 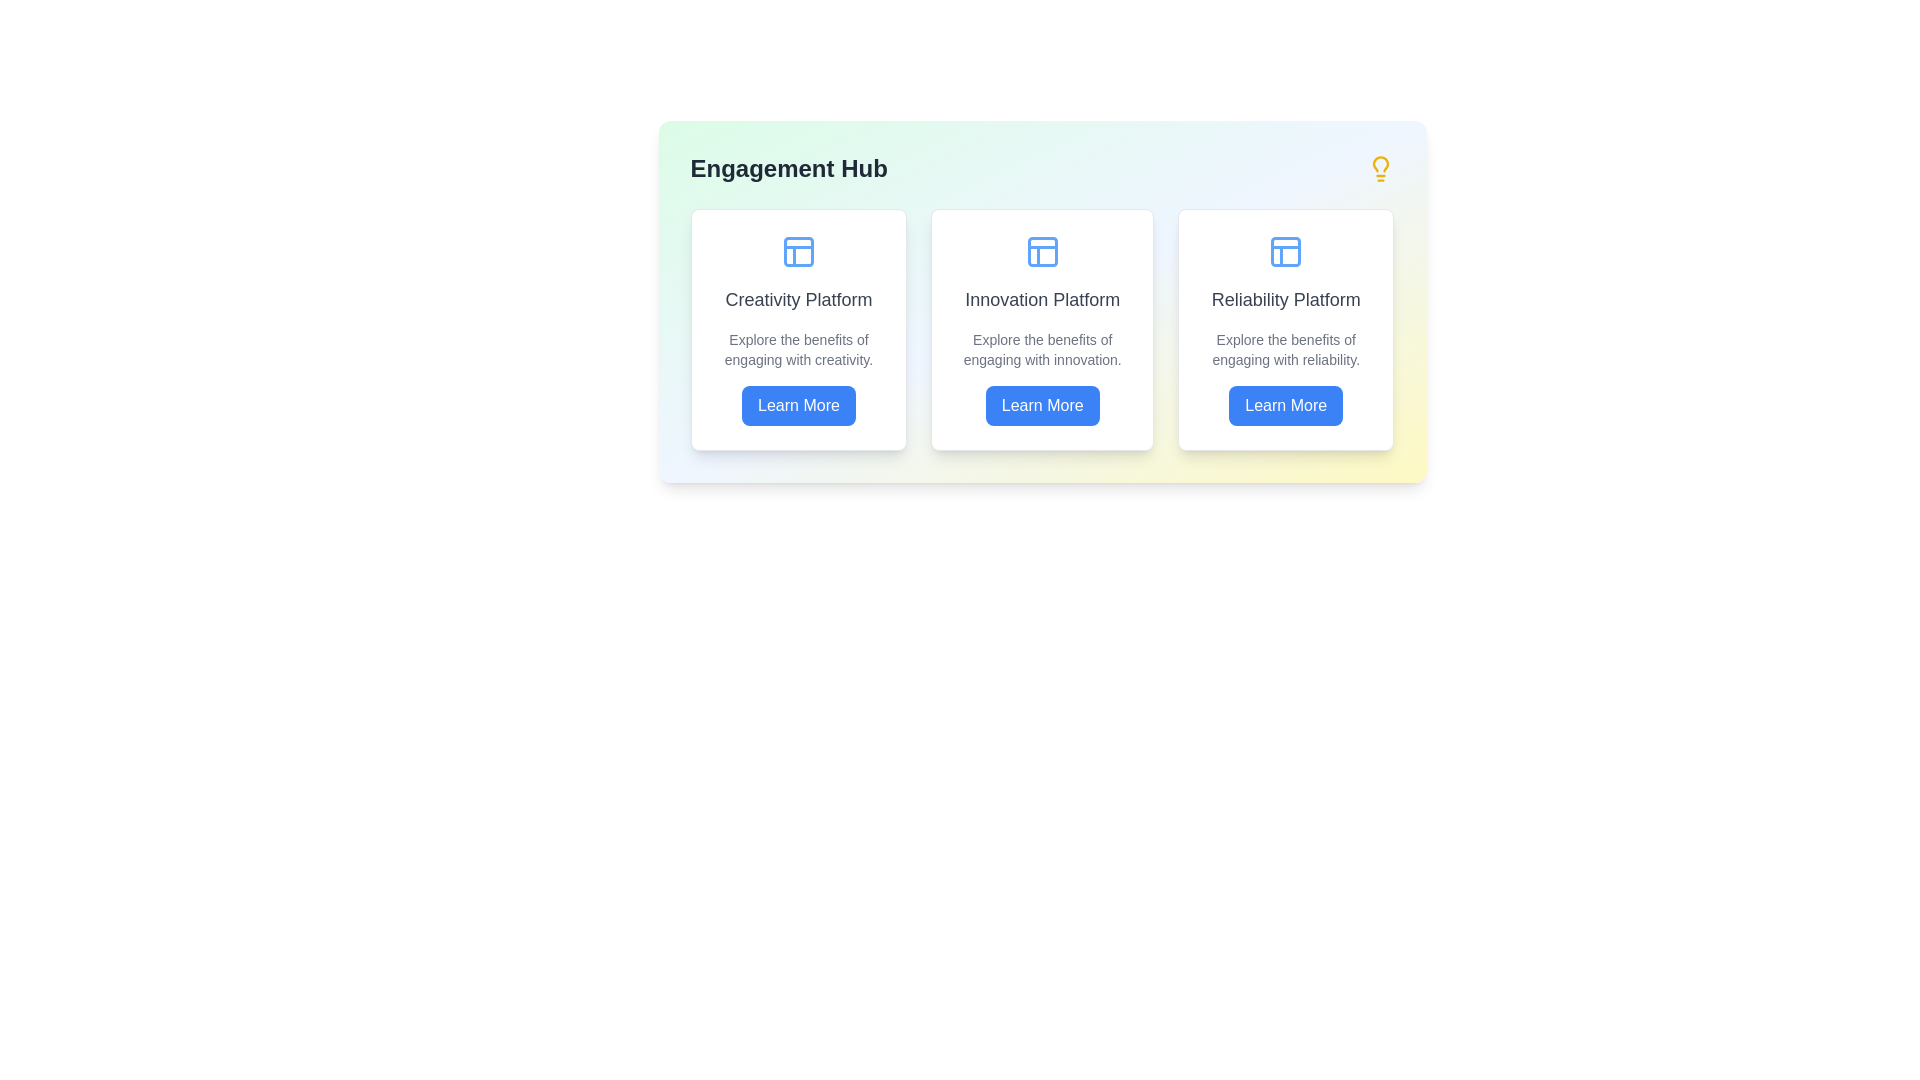 I want to click on the light bulb icon component styled in soft yellow, positioned at the top right corner above the 'Reliability Platform' card, so click(x=1379, y=163).